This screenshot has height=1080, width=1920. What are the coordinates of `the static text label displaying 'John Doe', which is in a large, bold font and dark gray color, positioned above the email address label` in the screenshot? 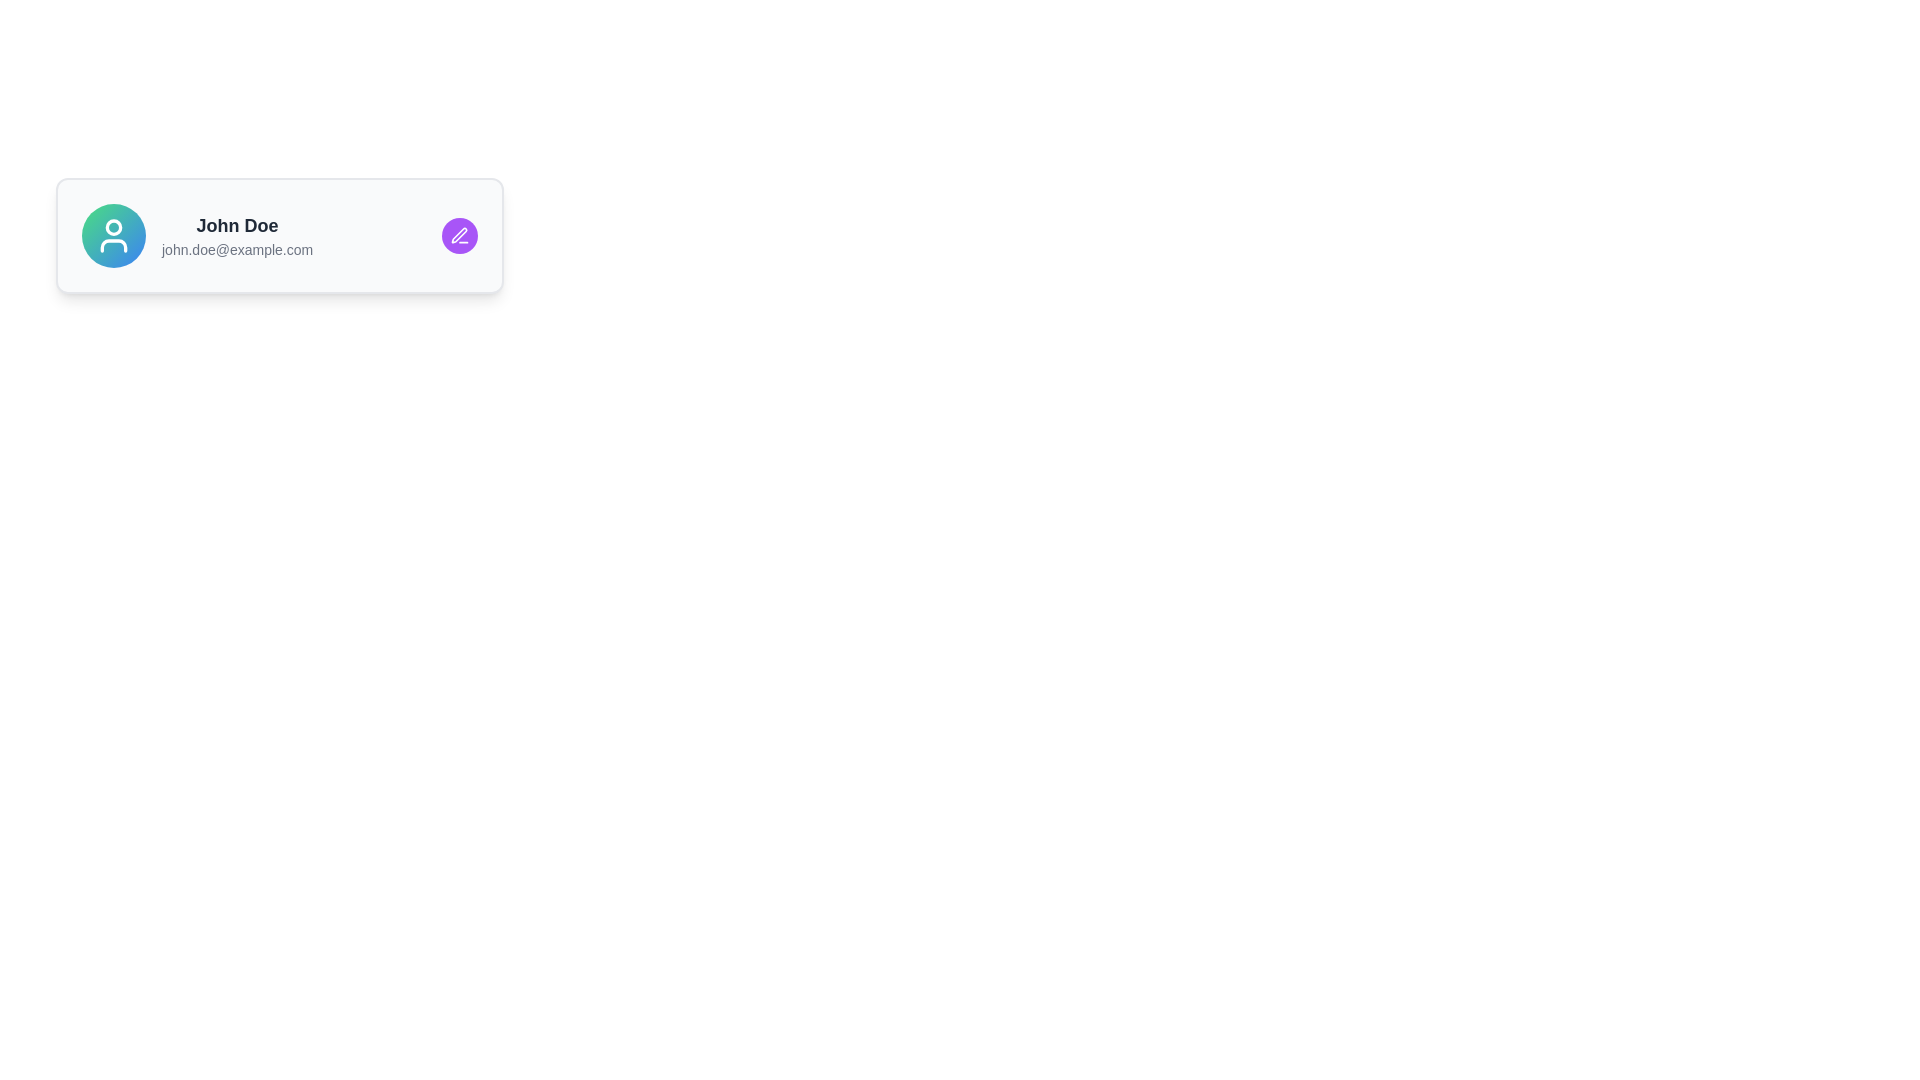 It's located at (237, 225).